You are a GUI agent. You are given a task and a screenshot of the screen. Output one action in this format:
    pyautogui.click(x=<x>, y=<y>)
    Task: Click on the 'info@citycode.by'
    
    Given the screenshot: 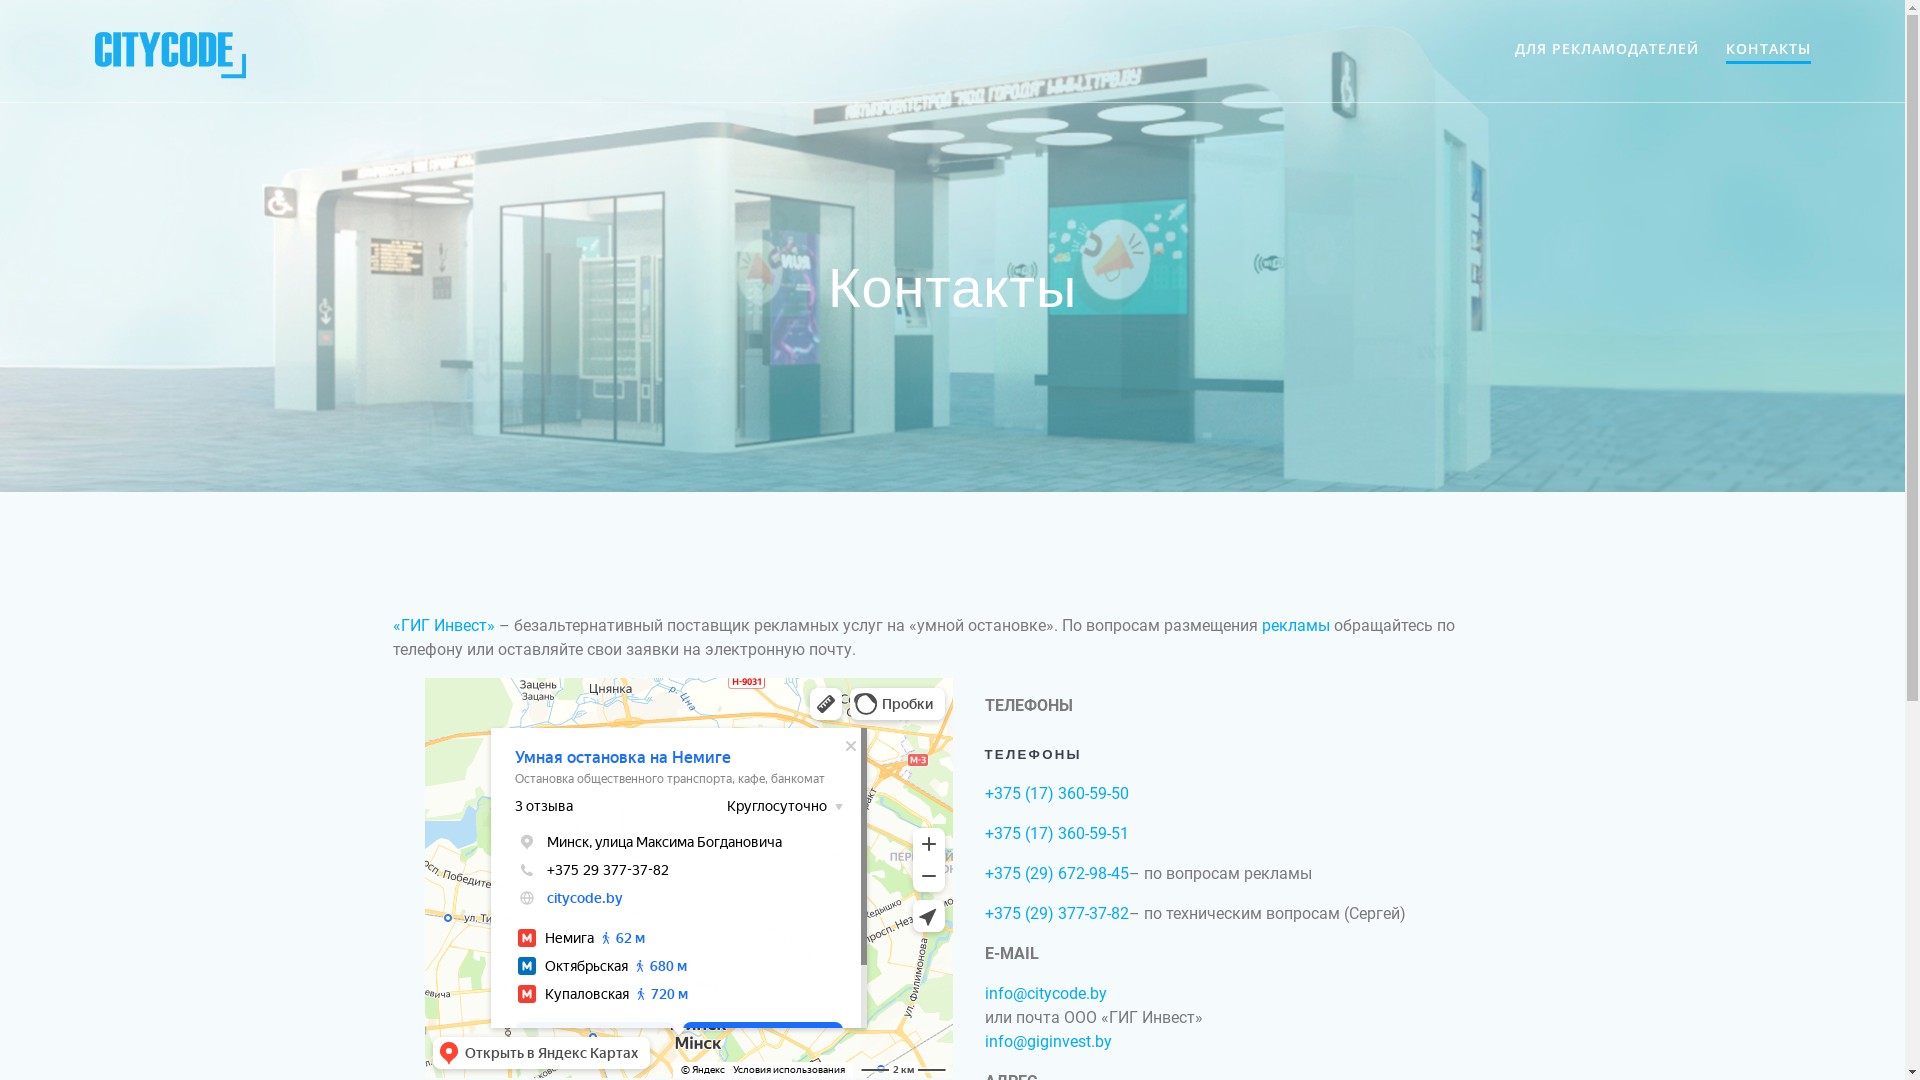 What is the action you would take?
    pyautogui.click(x=1044, y=993)
    